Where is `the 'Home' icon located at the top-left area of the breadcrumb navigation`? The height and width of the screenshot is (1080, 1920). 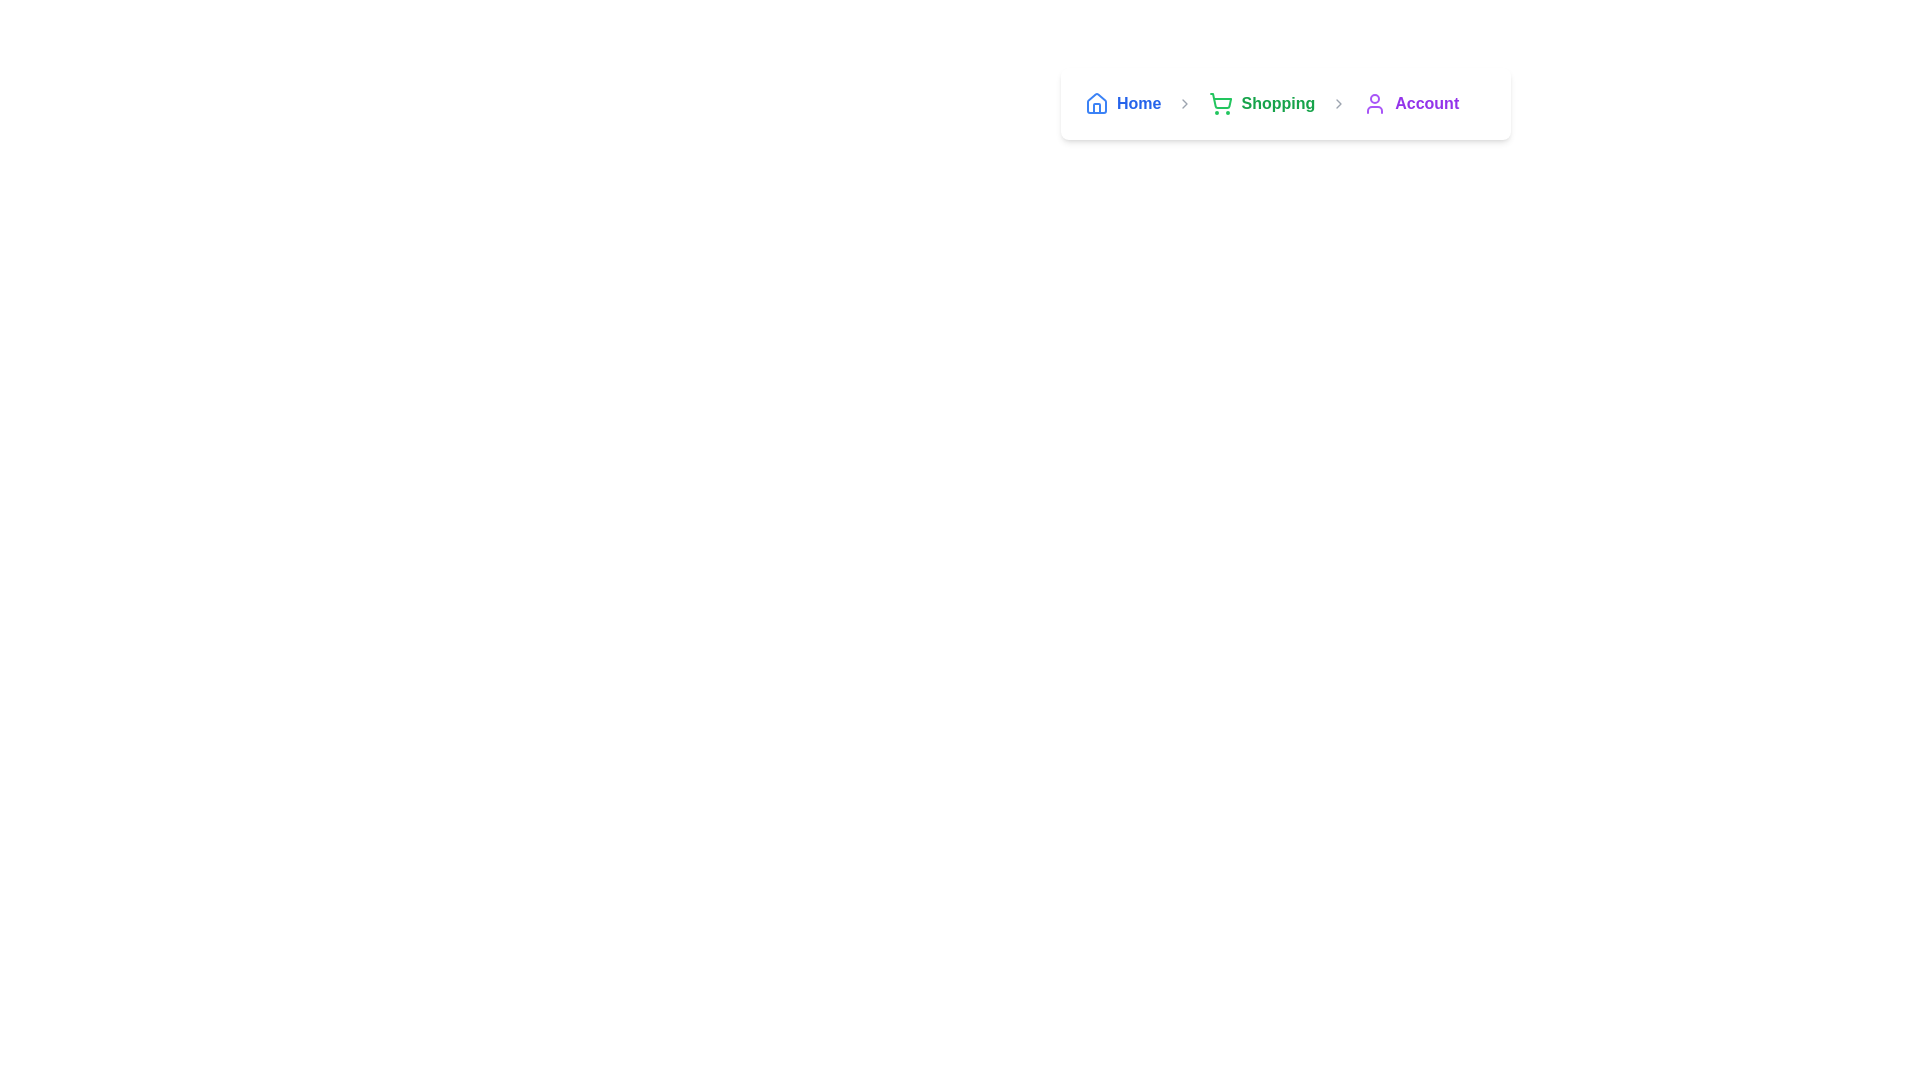 the 'Home' icon located at the top-left area of the breadcrumb navigation is located at coordinates (1096, 103).